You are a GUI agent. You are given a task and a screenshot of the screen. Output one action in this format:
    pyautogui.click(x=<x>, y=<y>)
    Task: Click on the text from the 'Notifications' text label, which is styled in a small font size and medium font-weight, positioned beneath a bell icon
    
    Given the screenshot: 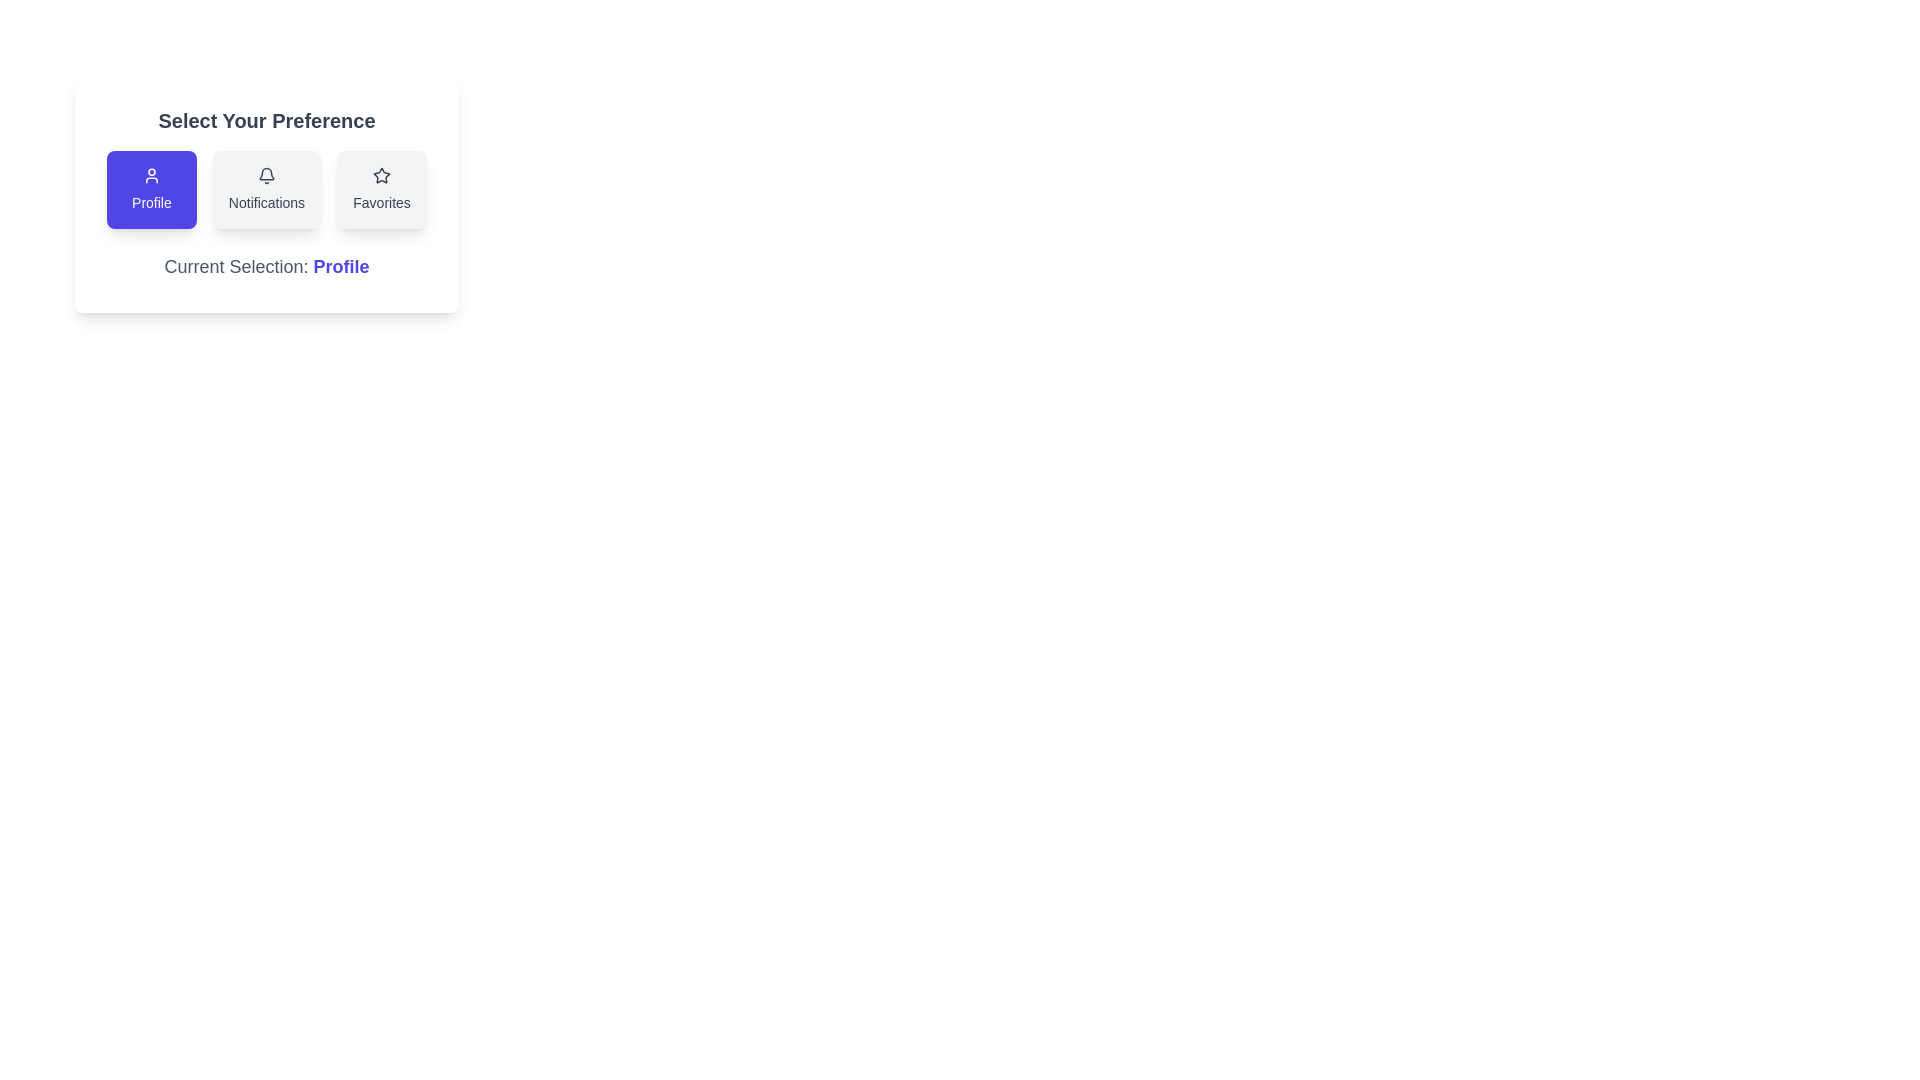 What is the action you would take?
    pyautogui.click(x=266, y=203)
    